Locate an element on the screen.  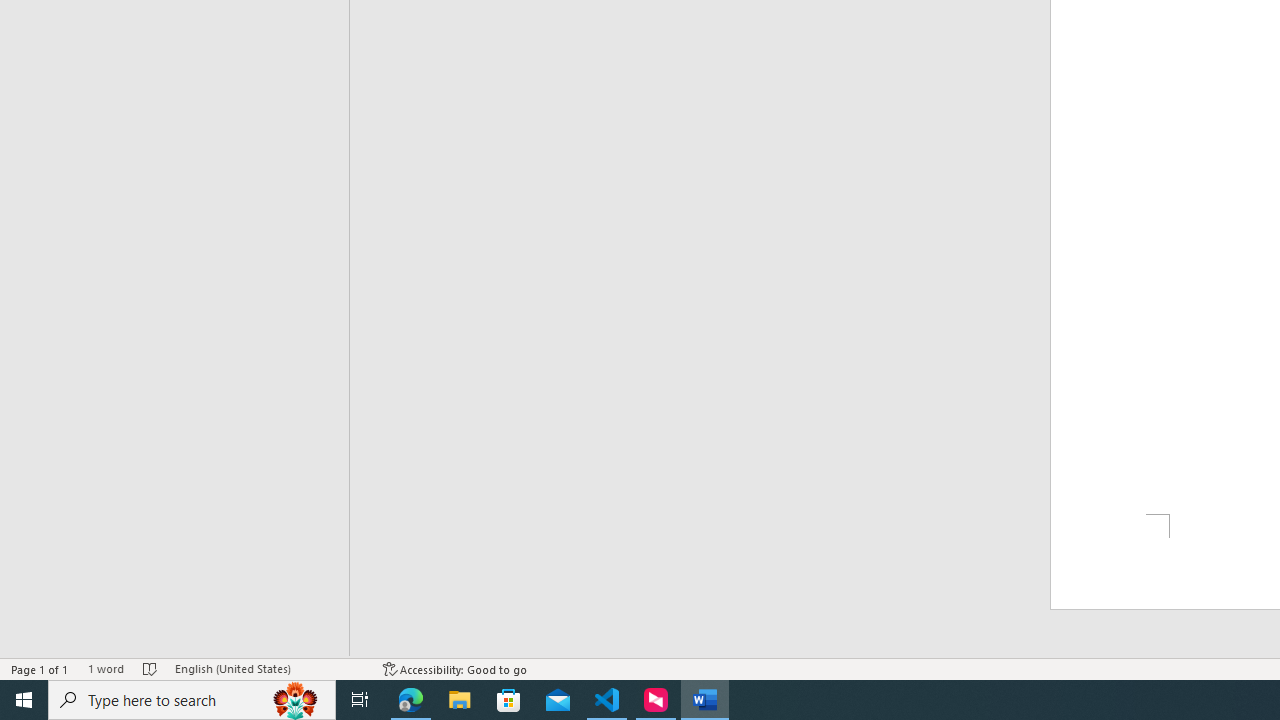
'Language English (United States)' is located at coordinates (268, 669).